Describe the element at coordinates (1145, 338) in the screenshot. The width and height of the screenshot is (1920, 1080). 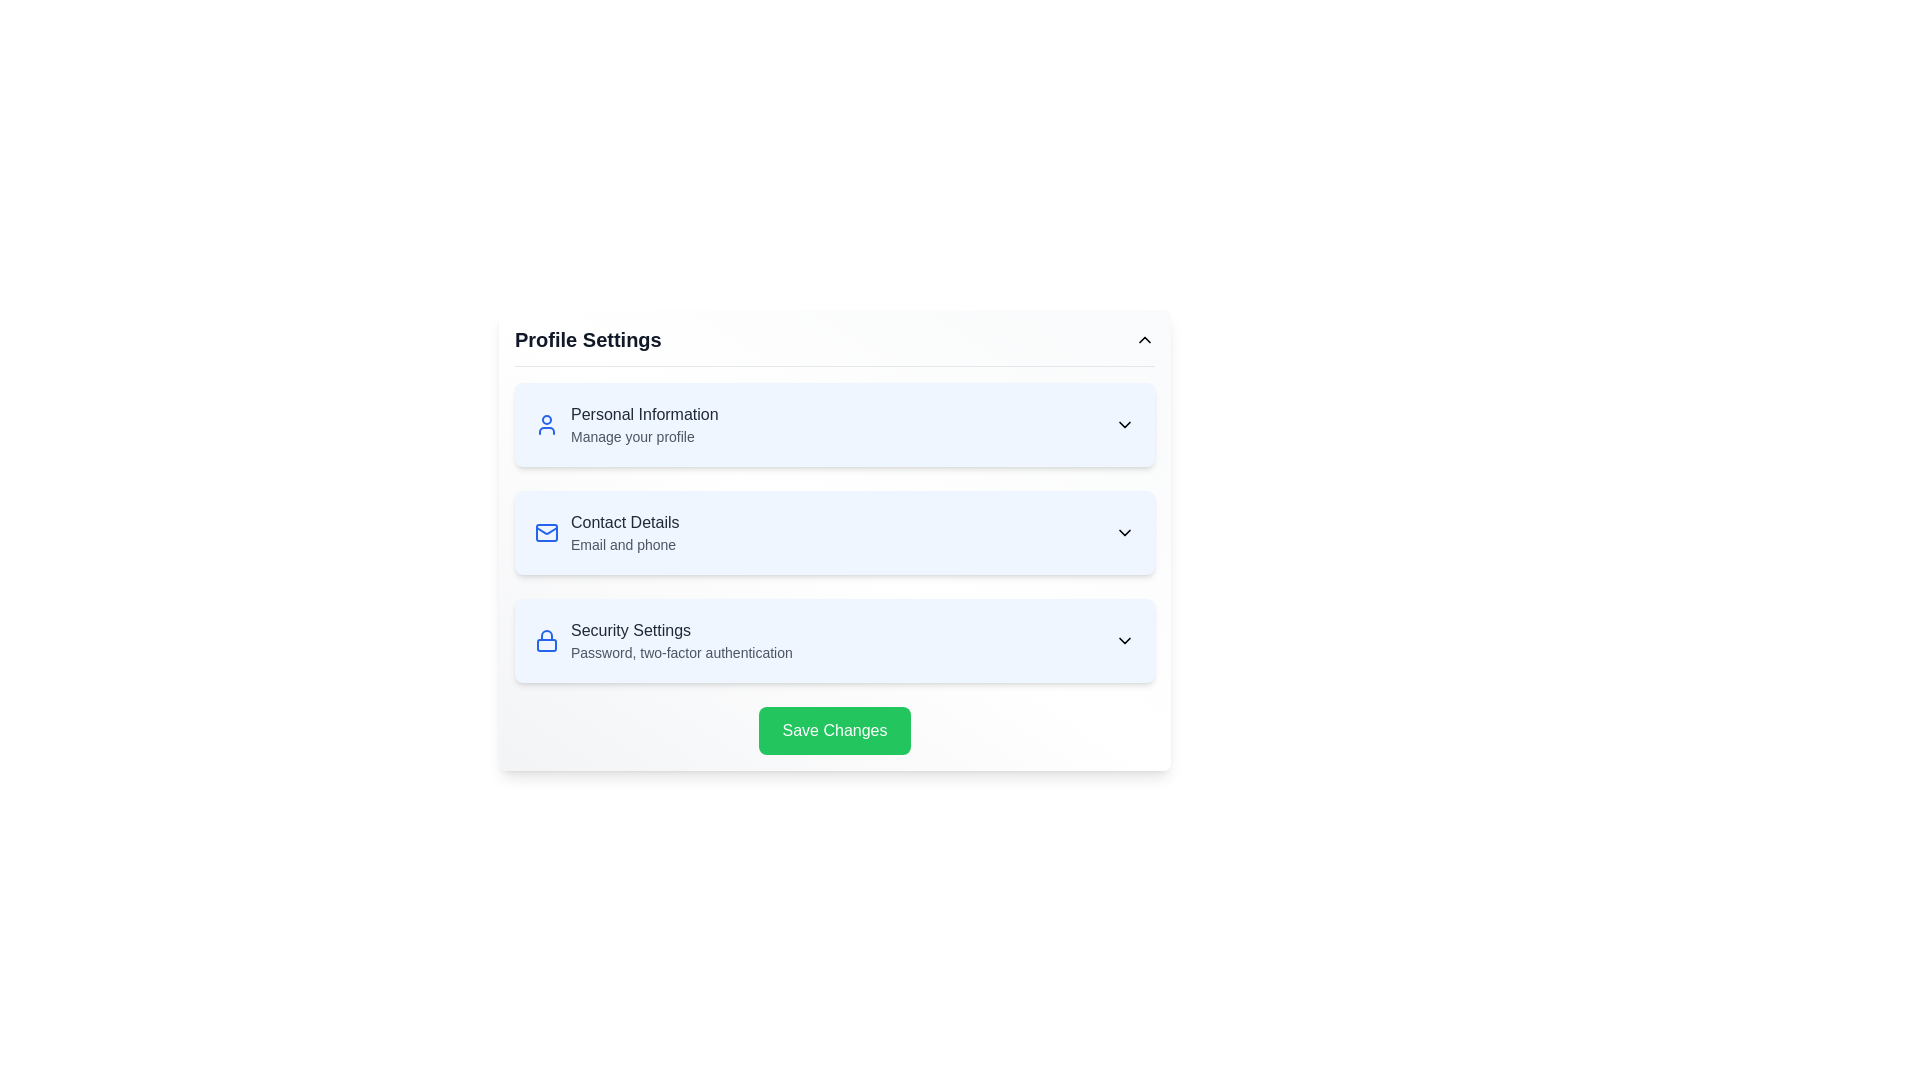
I see `the toggle button icon resembling an upward-pointing chevron located at the top-right corner of the profile settings section` at that location.